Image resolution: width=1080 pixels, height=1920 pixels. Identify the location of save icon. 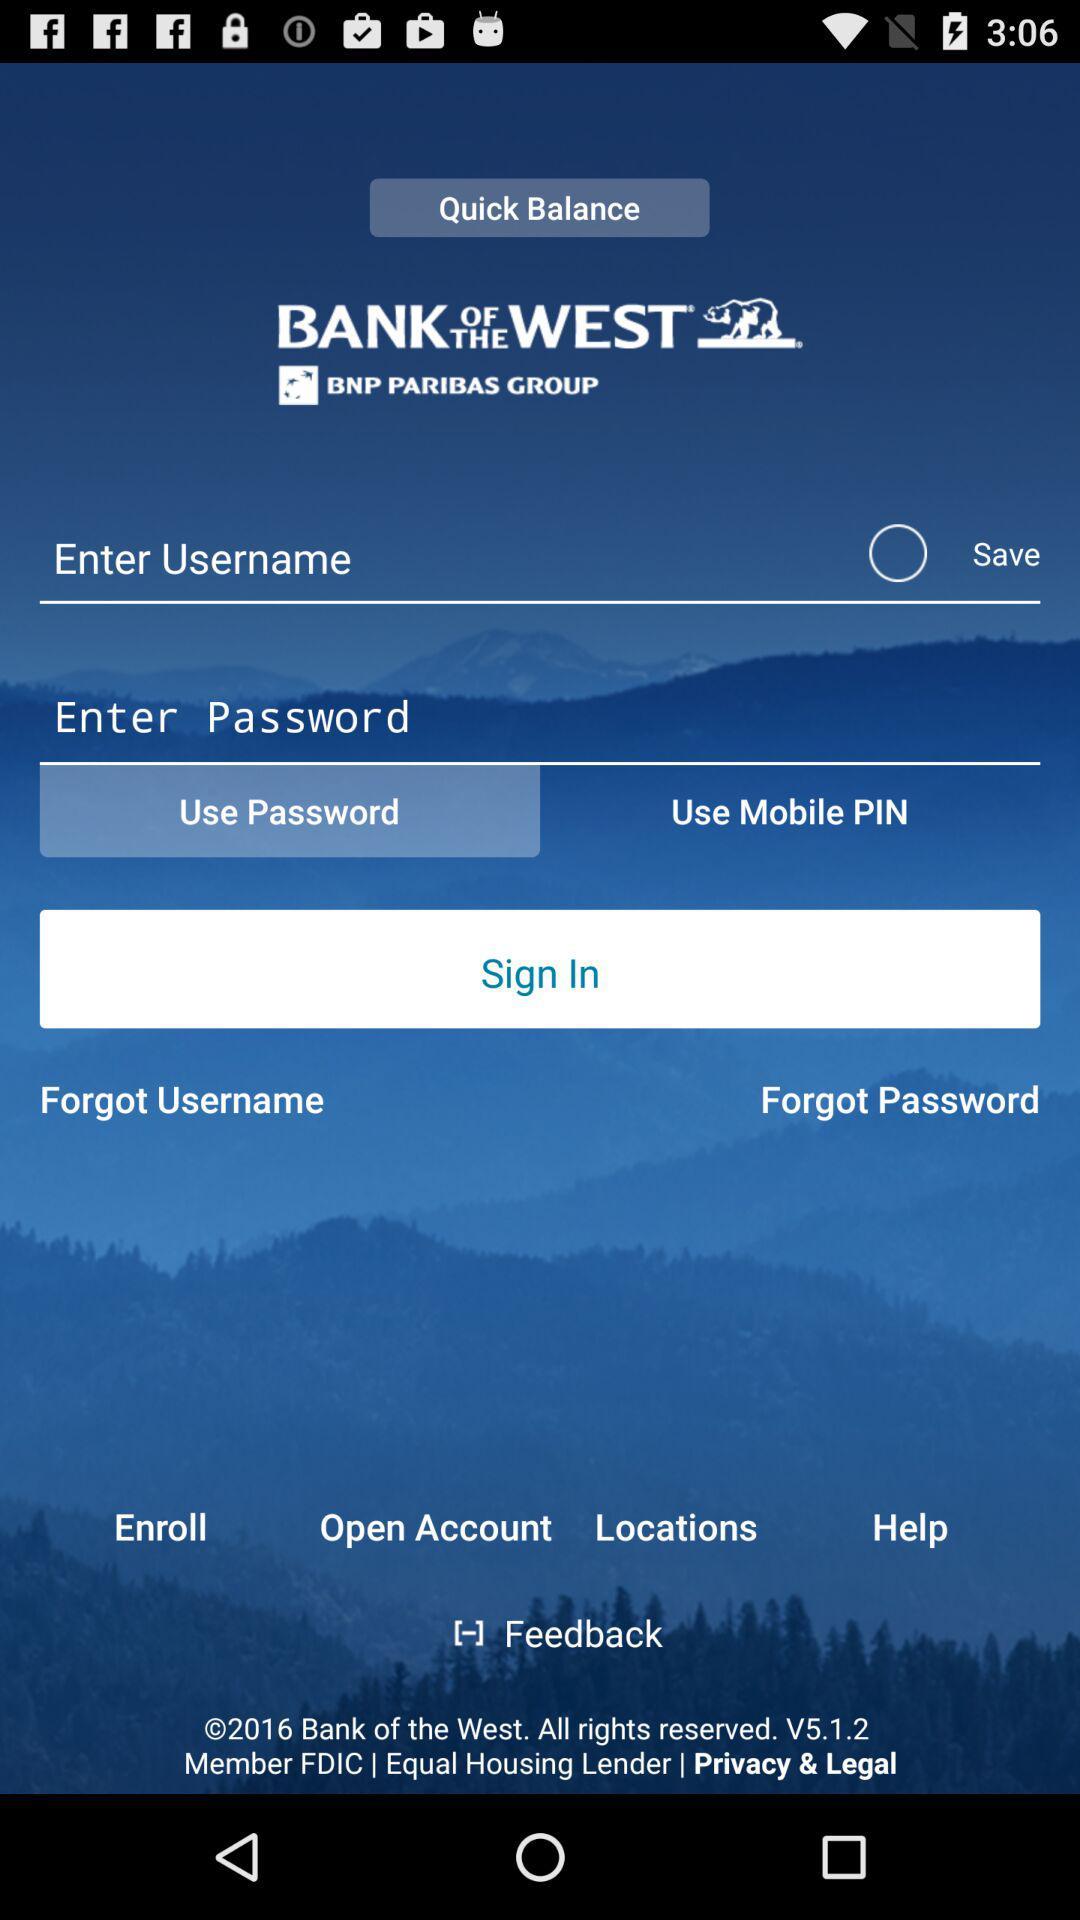
(928, 553).